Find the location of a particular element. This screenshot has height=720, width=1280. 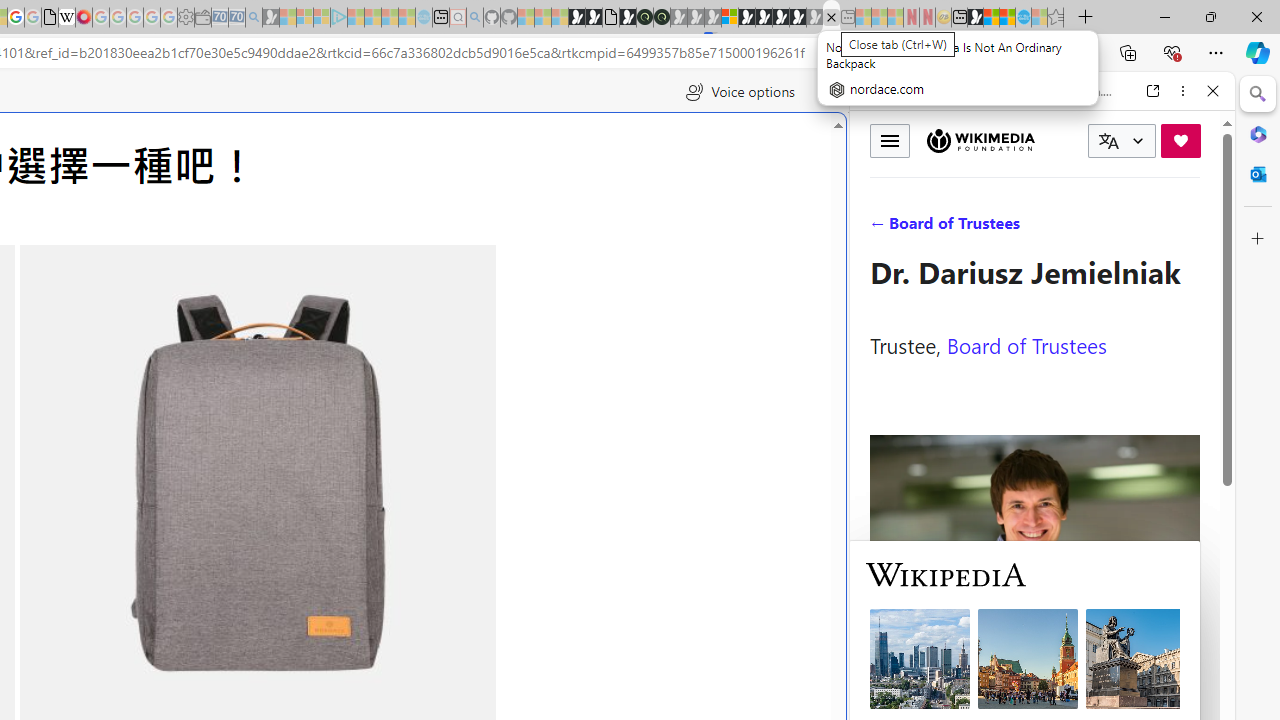

'Wiktionary' is located at coordinates (1034, 669).